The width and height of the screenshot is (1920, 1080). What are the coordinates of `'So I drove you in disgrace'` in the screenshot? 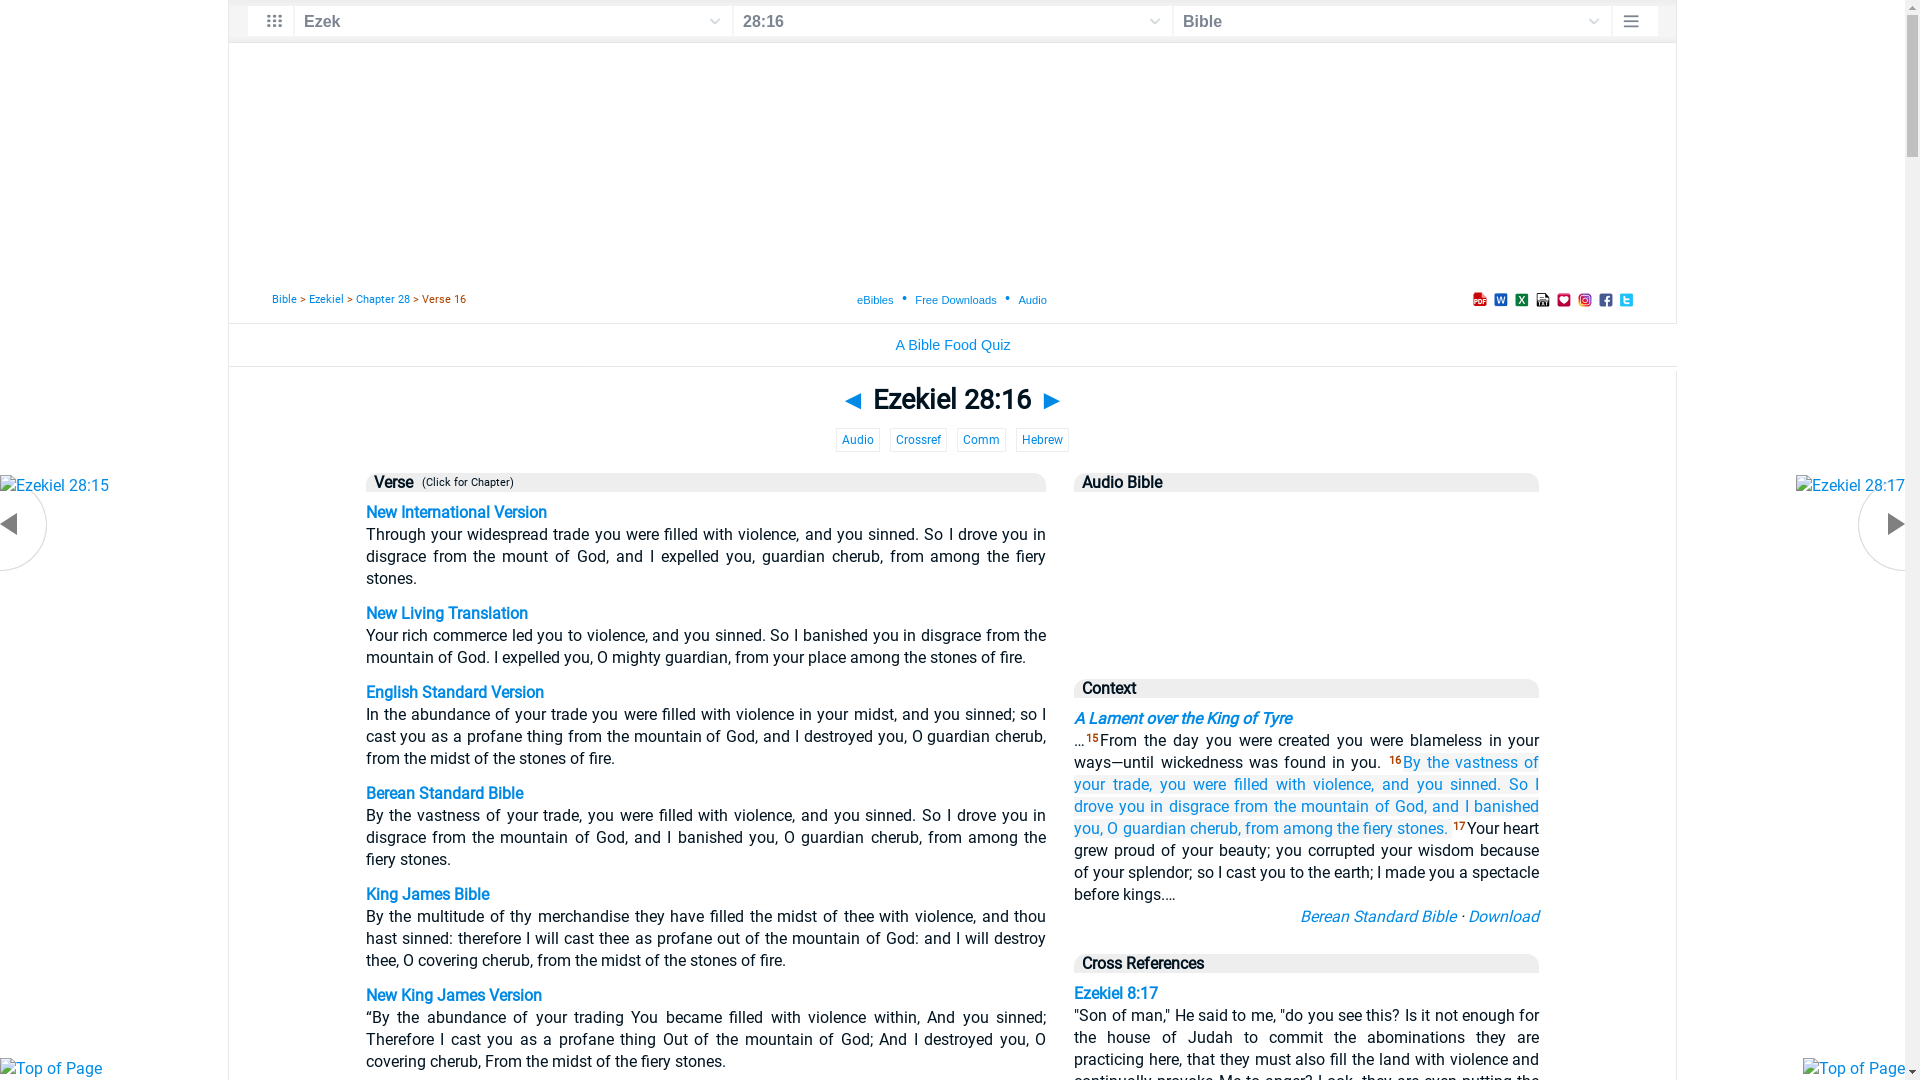 It's located at (1306, 794).